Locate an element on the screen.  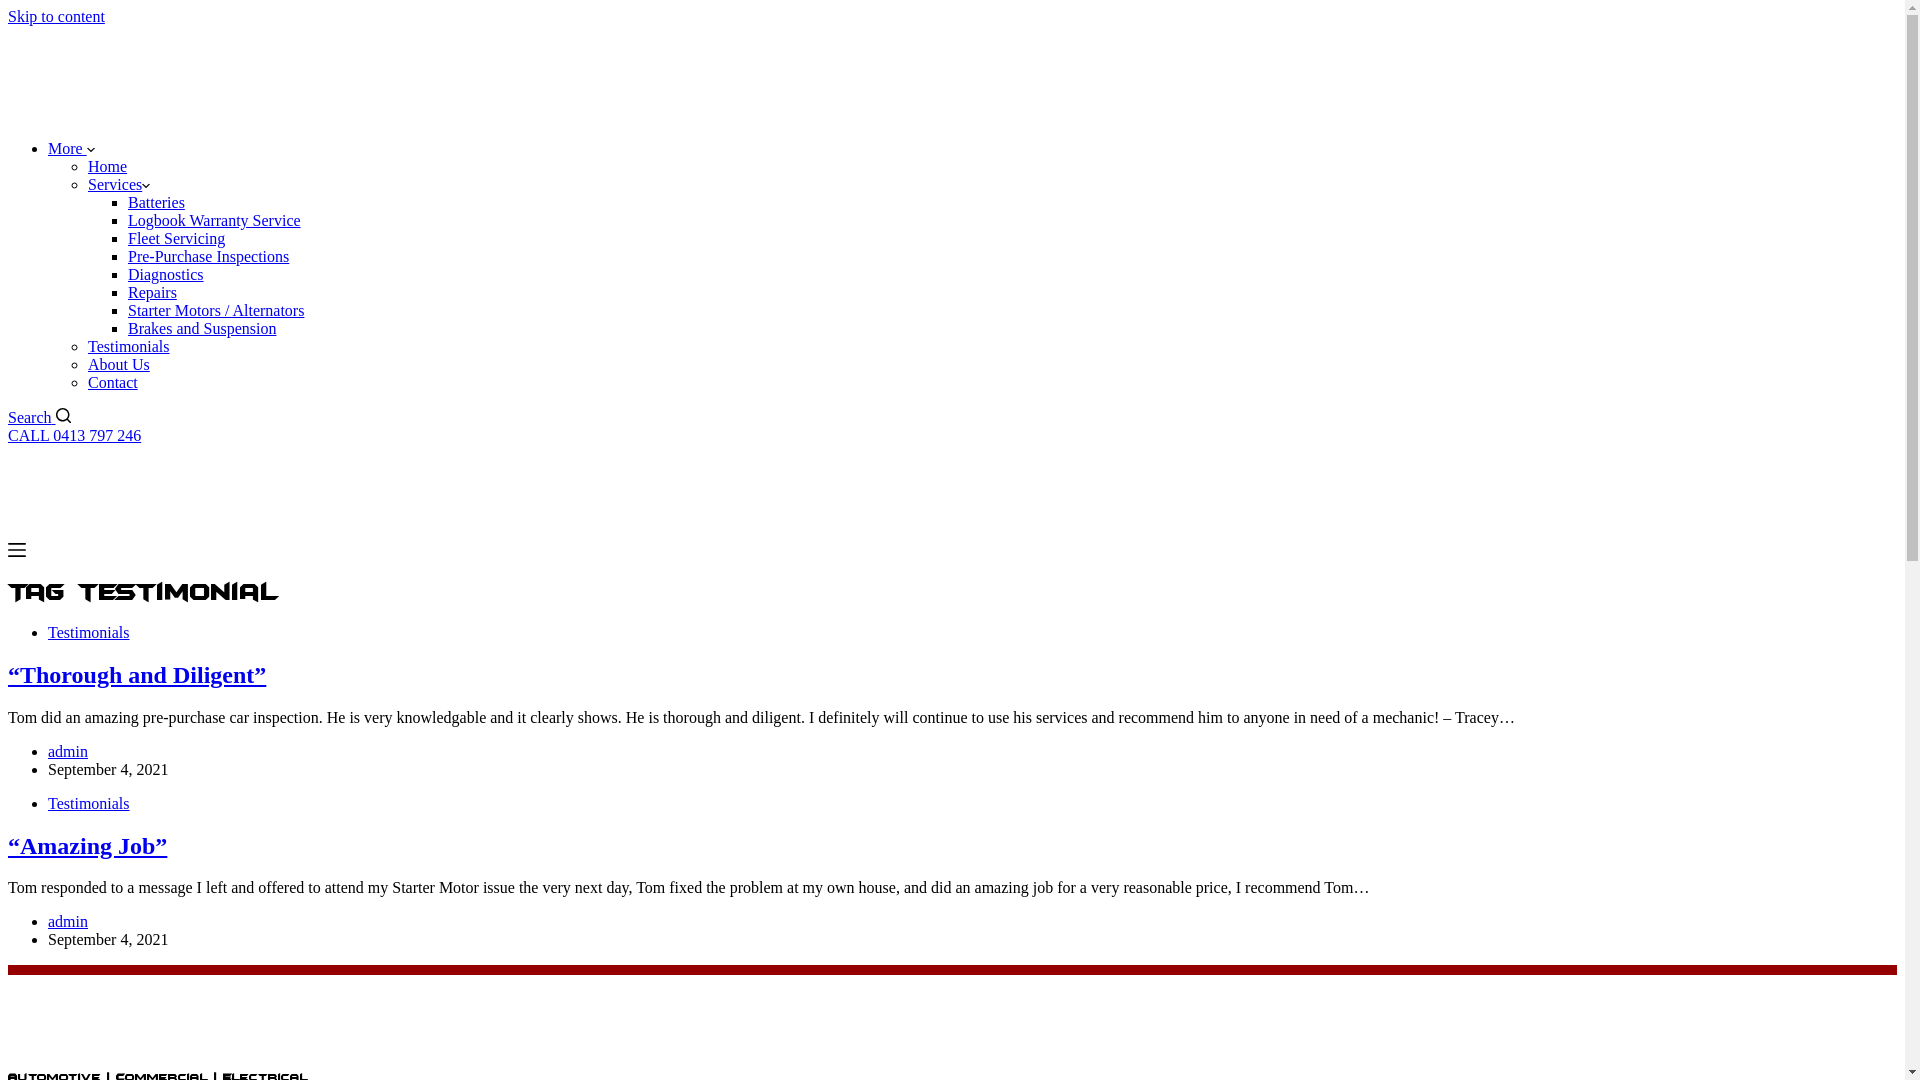
'More' is located at coordinates (48, 147).